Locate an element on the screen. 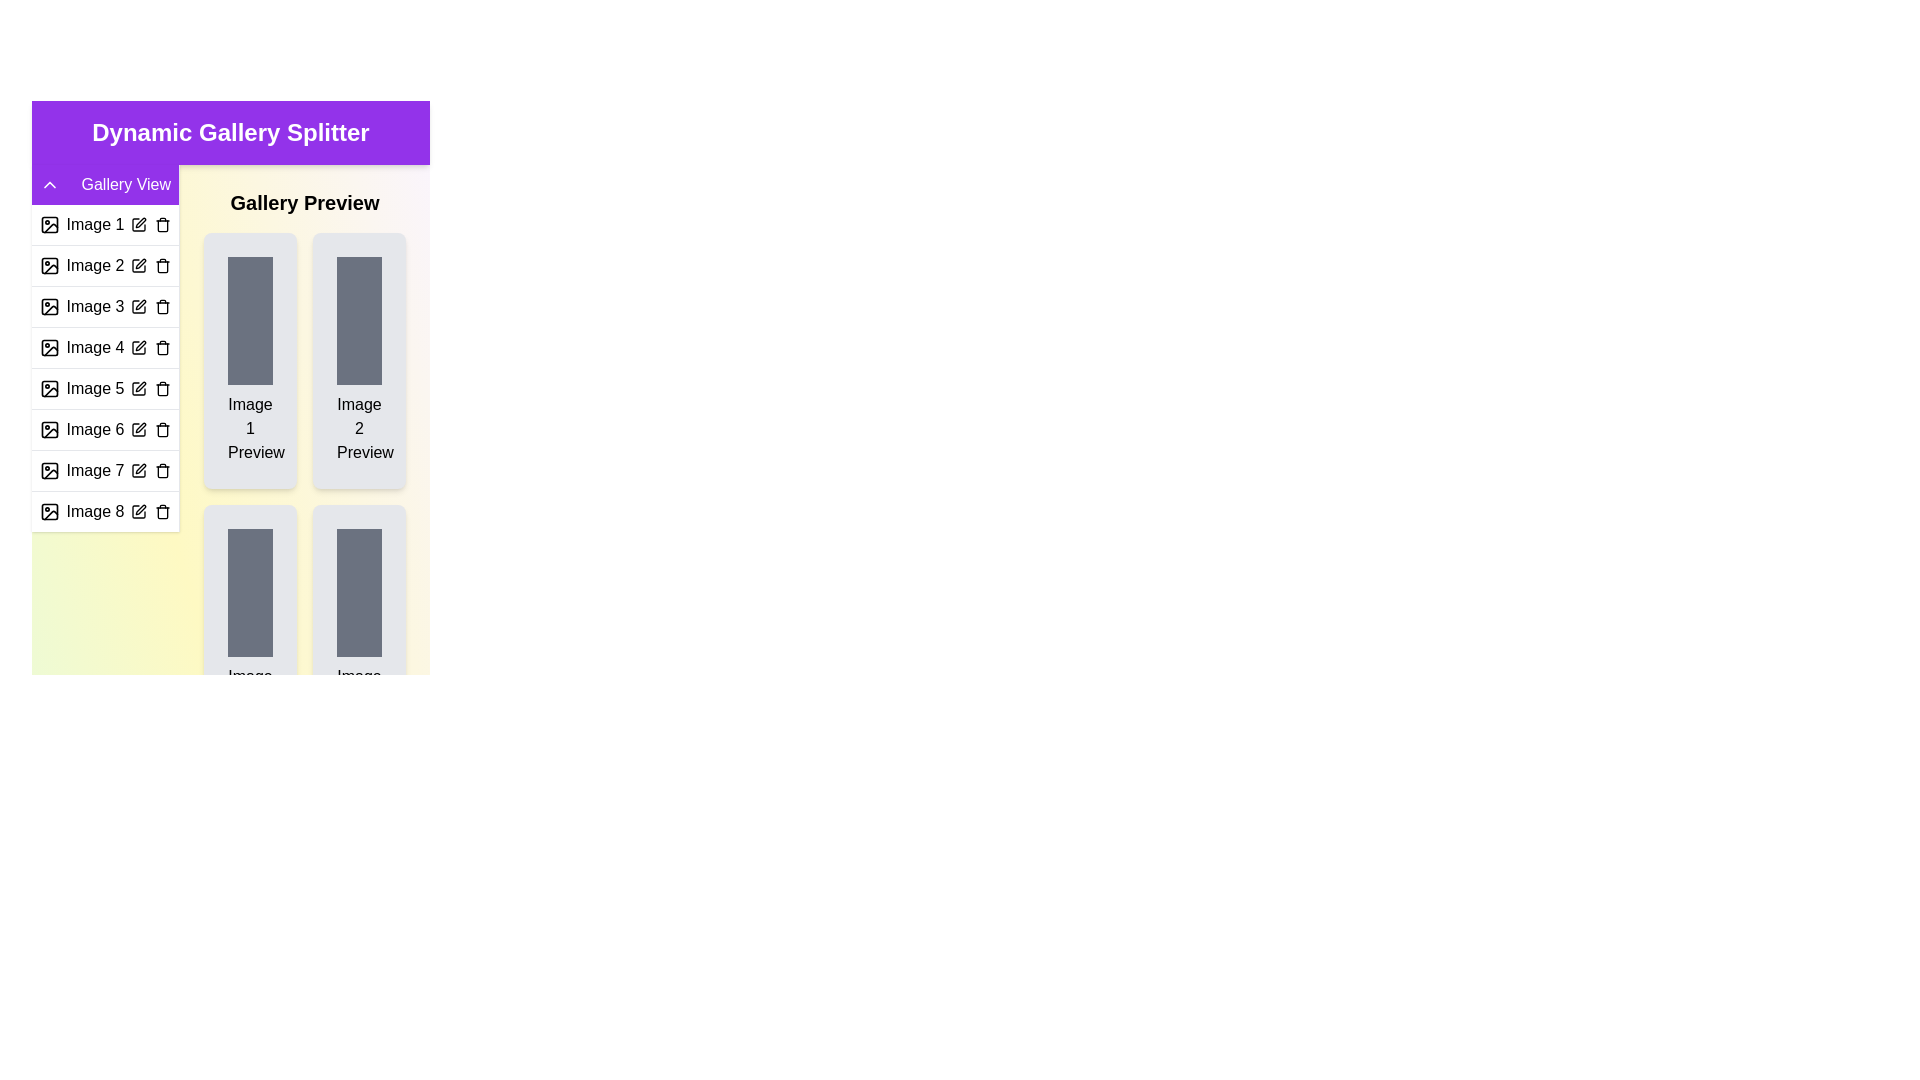  the static text label displaying 'Gallery Preview' which is centrally positioned above the grid of image previews is located at coordinates (304, 203).